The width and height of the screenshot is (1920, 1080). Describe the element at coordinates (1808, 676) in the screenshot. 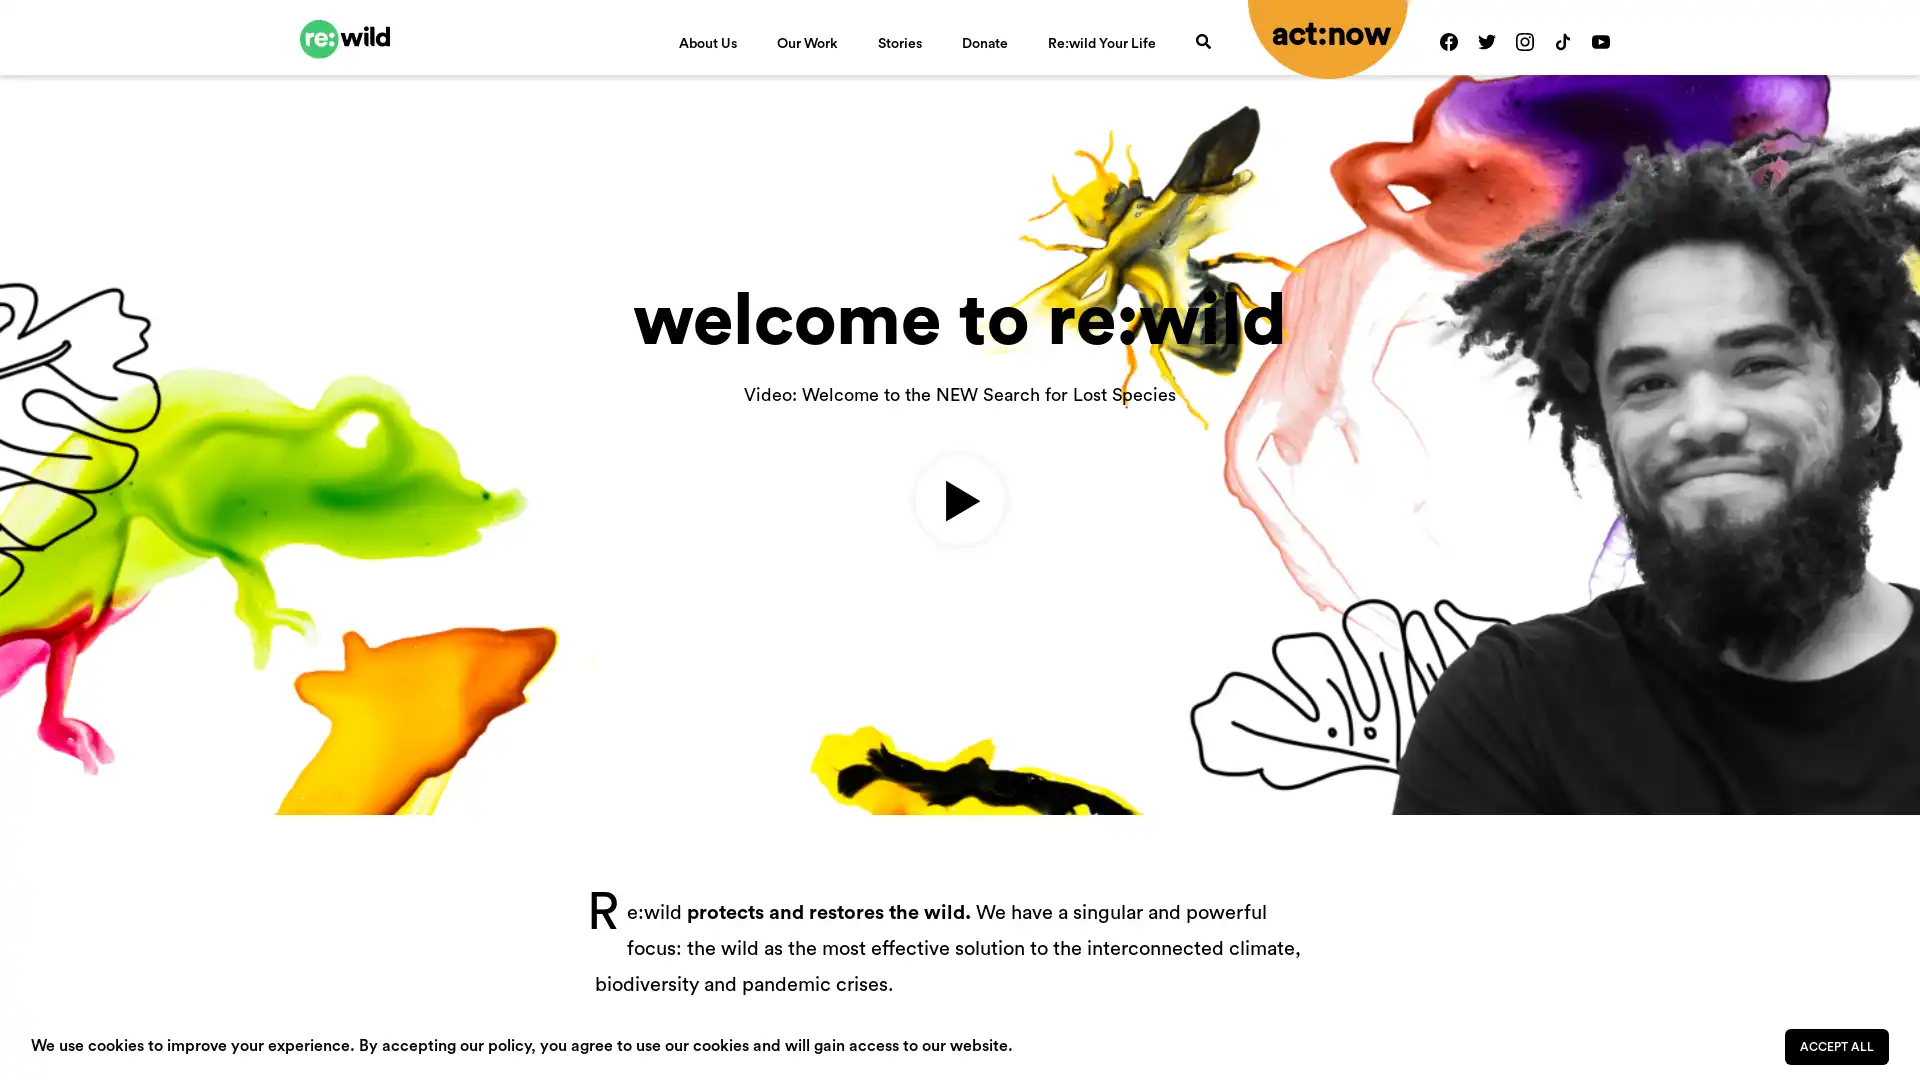

I see `enter full screen` at that location.